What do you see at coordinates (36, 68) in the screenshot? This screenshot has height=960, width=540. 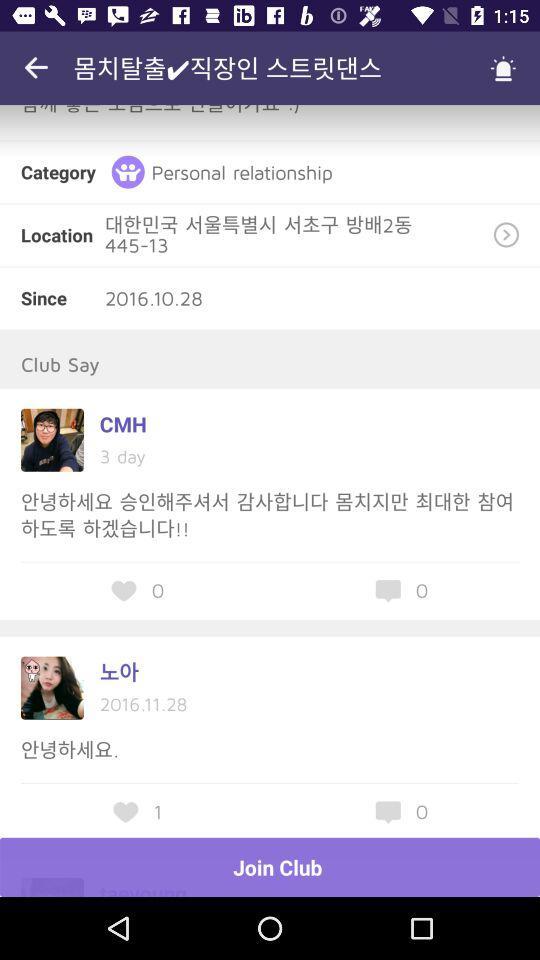 I see `the arrow_backward icon` at bounding box center [36, 68].